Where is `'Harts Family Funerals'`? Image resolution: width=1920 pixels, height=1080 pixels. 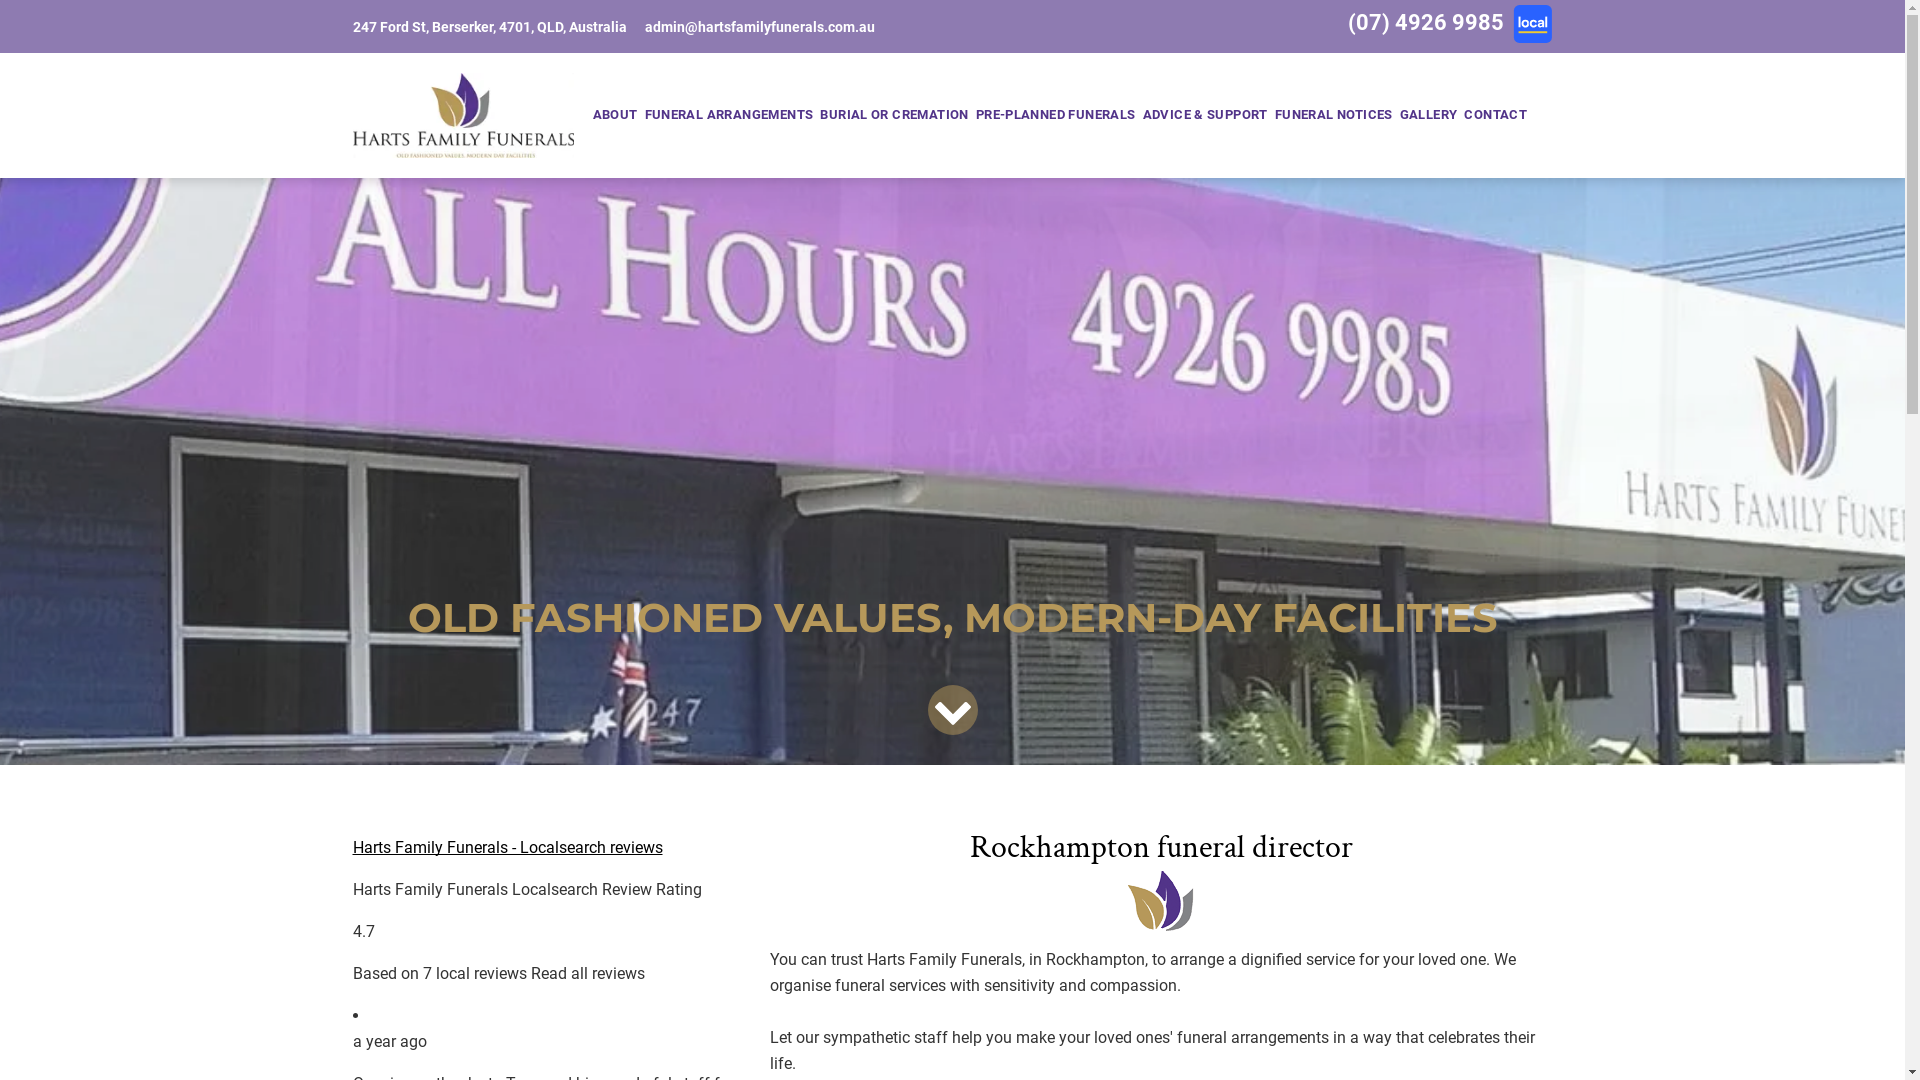 'Harts Family Funerals' is located at coordinates (351, 115).